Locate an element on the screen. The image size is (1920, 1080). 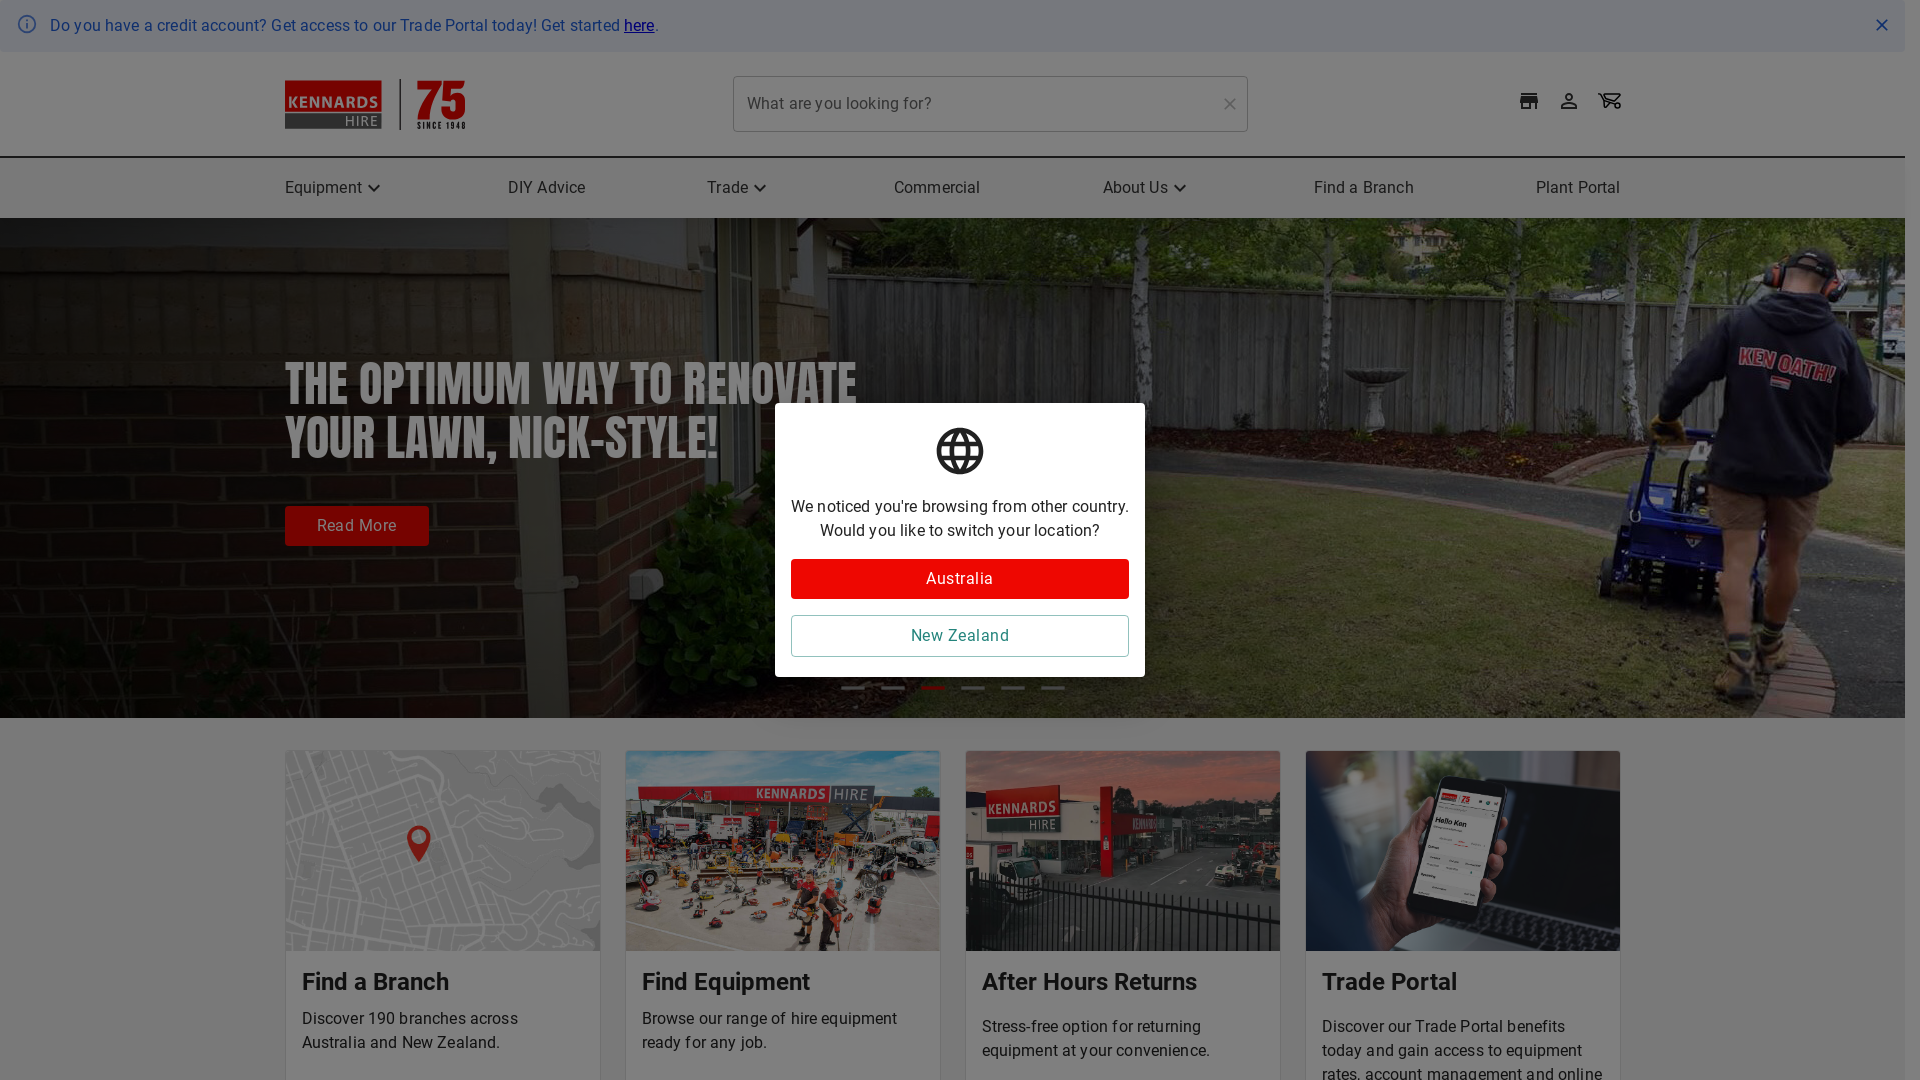
'Commercial' is located at coordinates (936, 188).